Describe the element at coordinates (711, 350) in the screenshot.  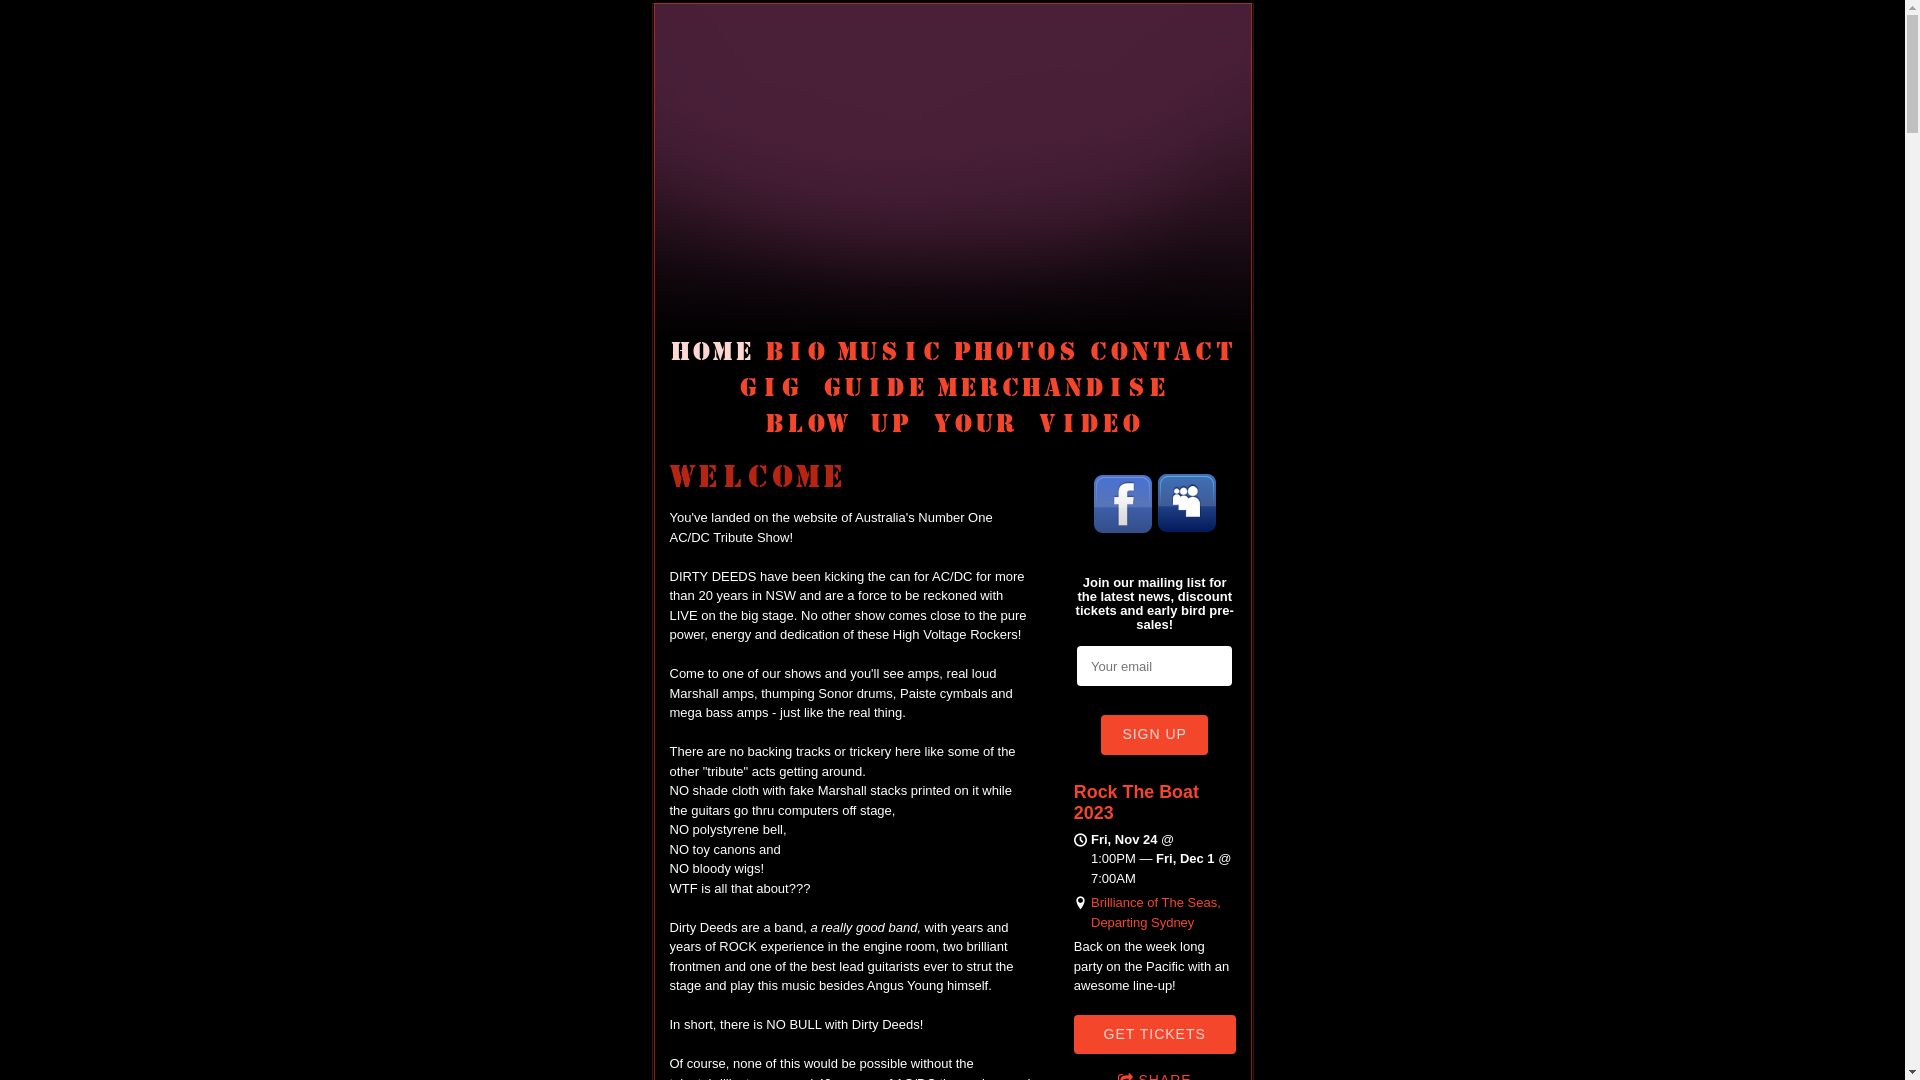
I see `'Home'` at that location.